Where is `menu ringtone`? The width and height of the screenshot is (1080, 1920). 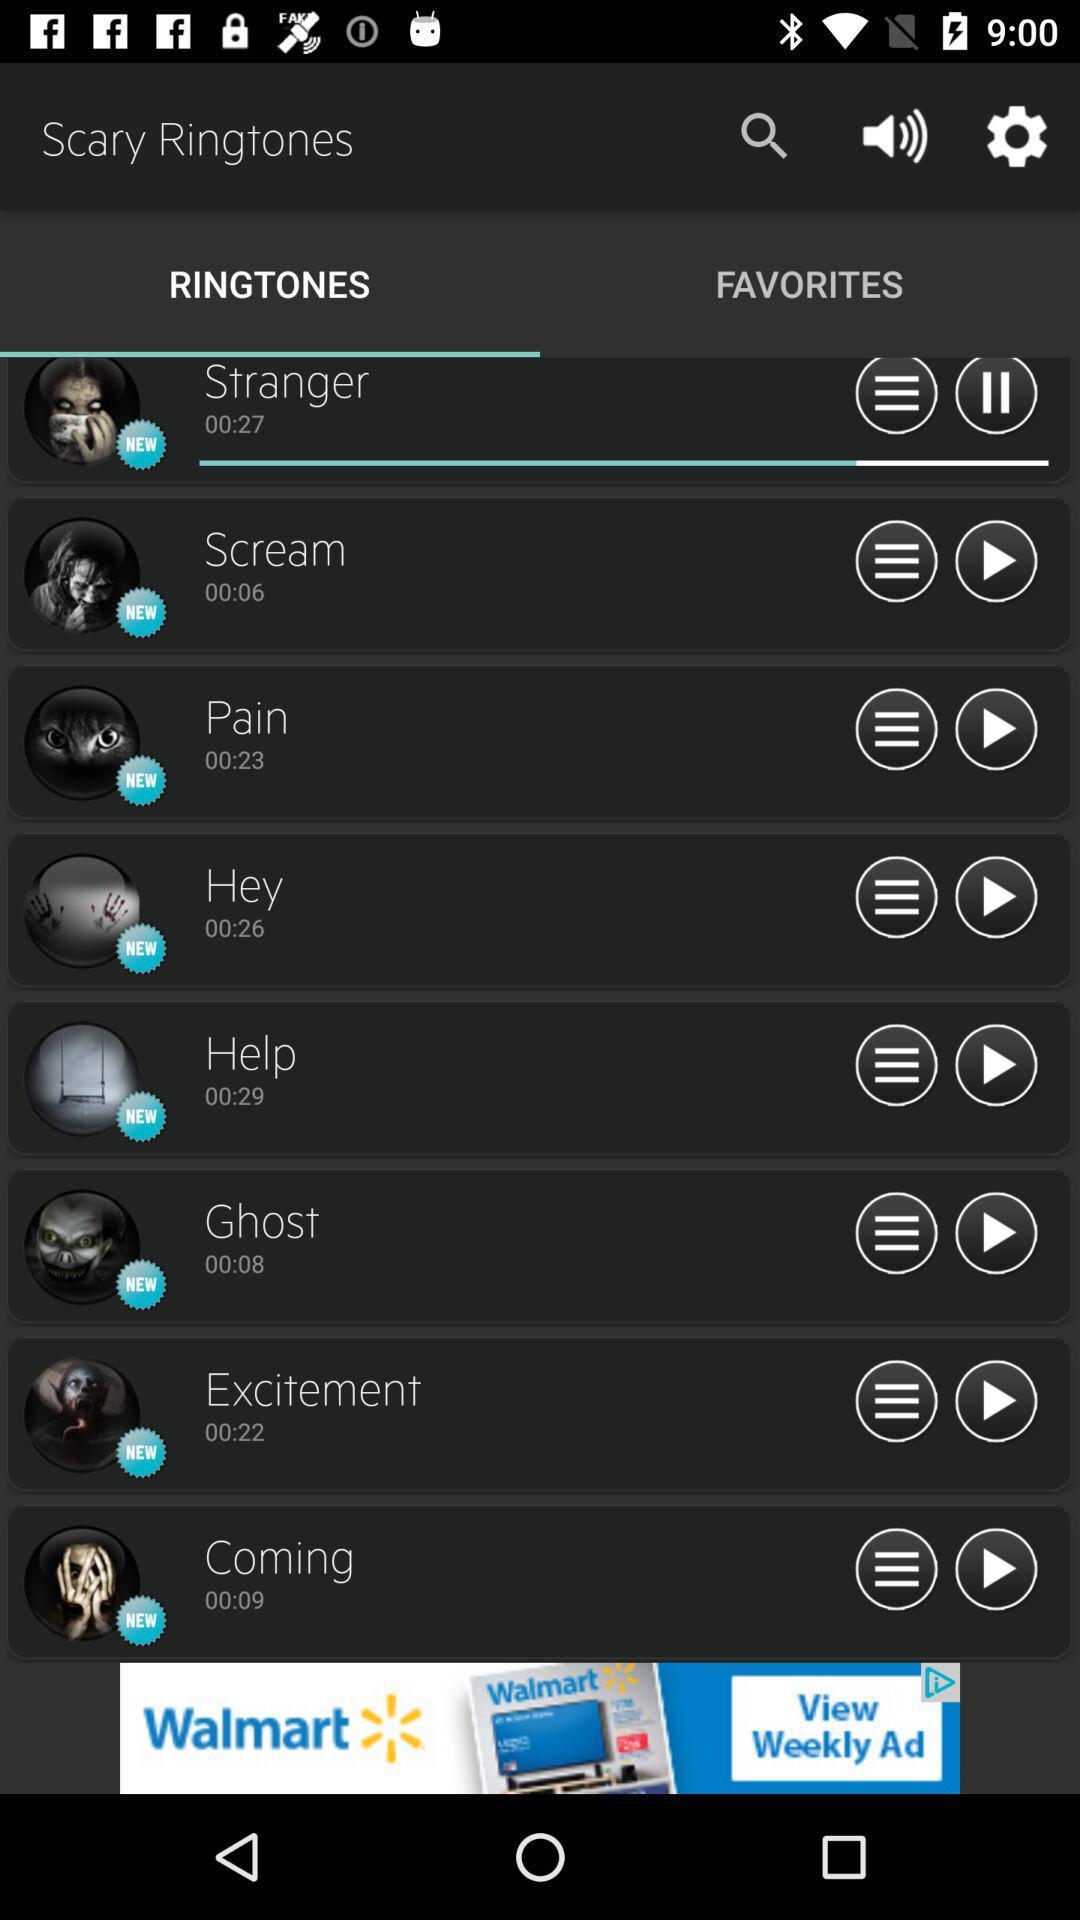
menu ringtone is located at coordinates (895, 1401).